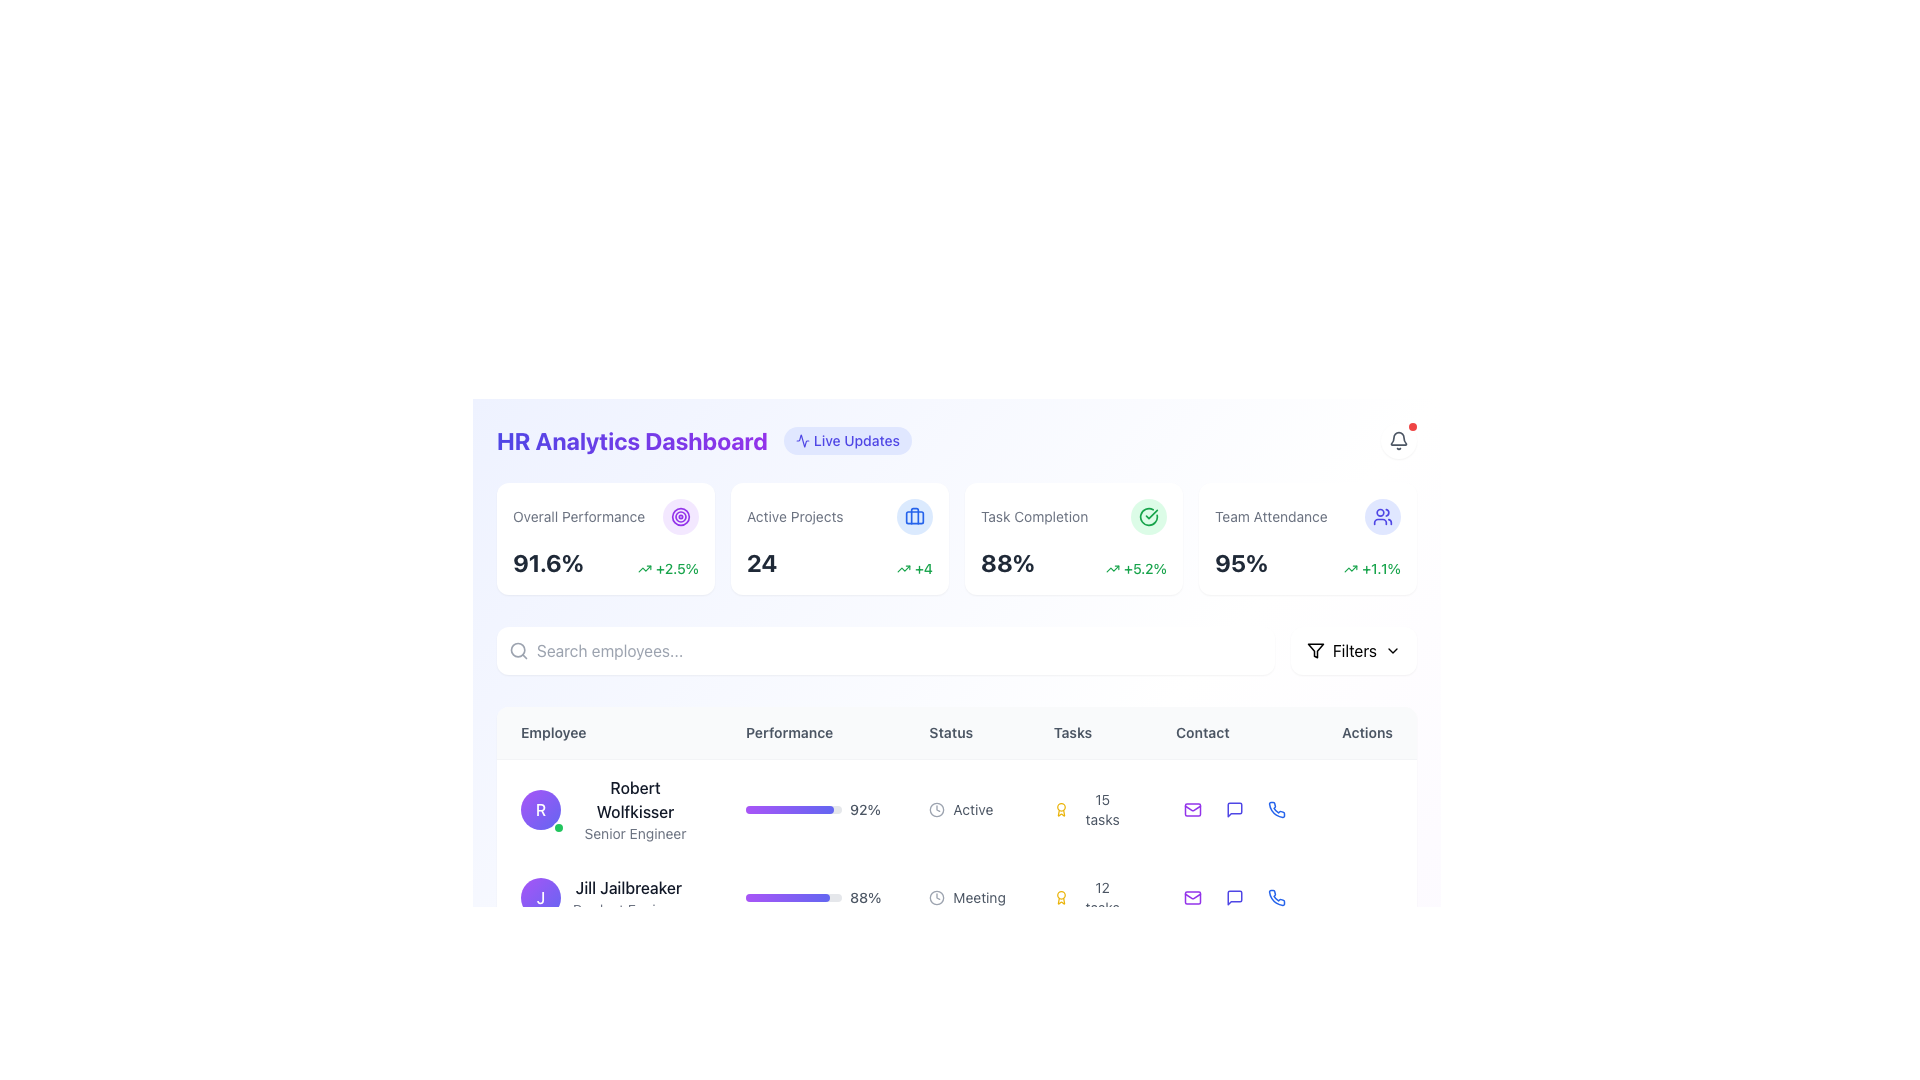 This screenshot has height=1080, width=1920. I want to click on progress bar that visually represents the performance metric of the employee 'Robert Wolfkisser' in the Performance column of the dashboard, so click(789, 810).